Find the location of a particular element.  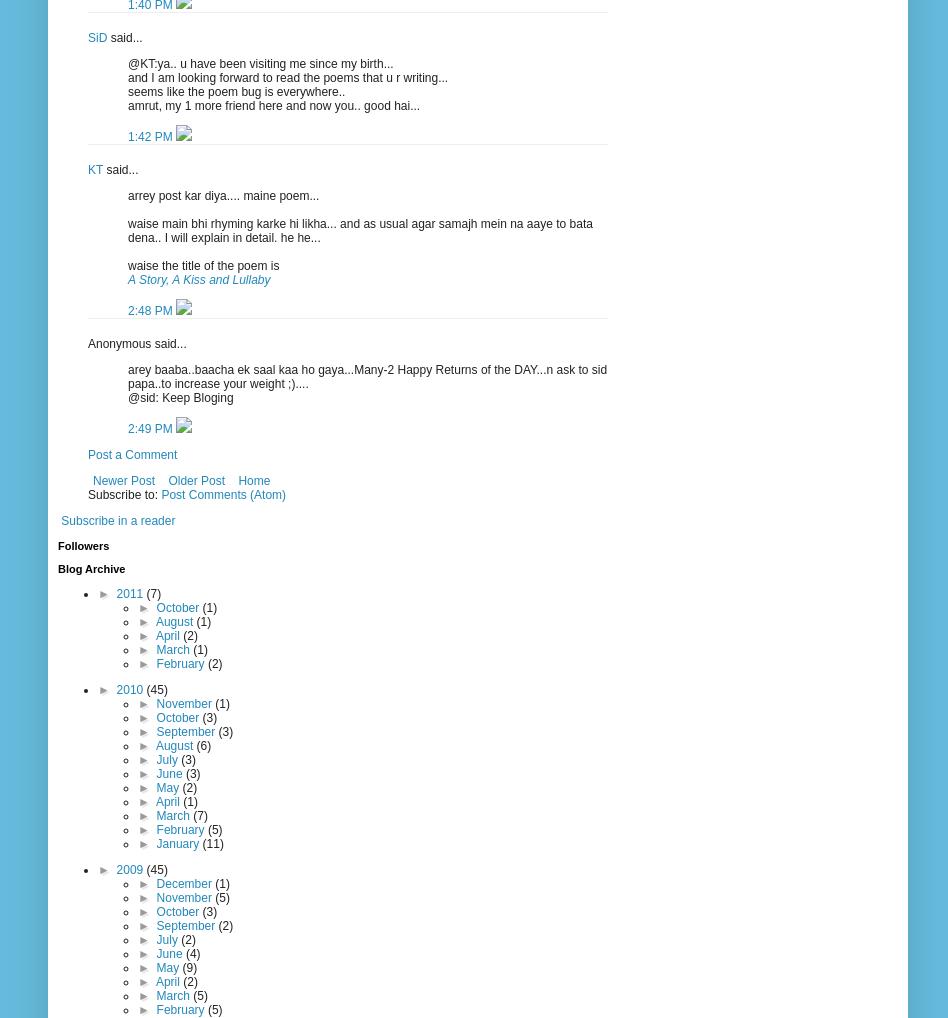

'2011' is located at coordinates (116, 592).